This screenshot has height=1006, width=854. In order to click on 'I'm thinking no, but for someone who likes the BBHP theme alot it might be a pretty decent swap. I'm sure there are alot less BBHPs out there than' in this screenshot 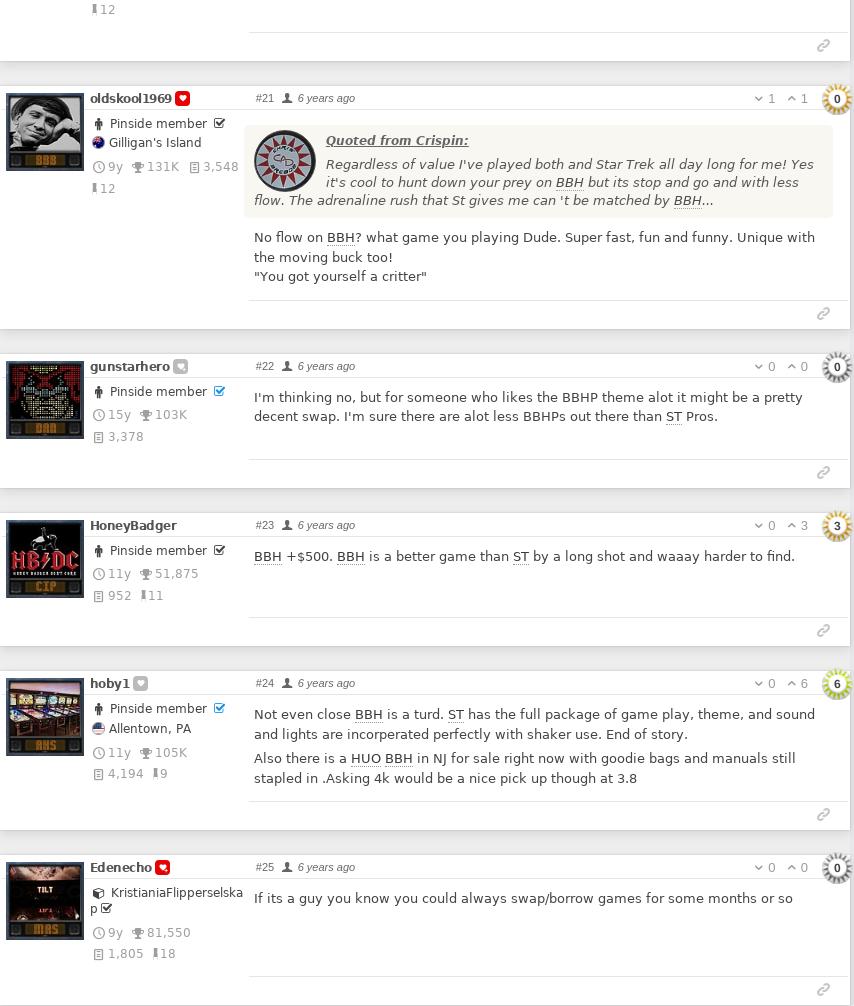, I will do `click(527, 405)`.